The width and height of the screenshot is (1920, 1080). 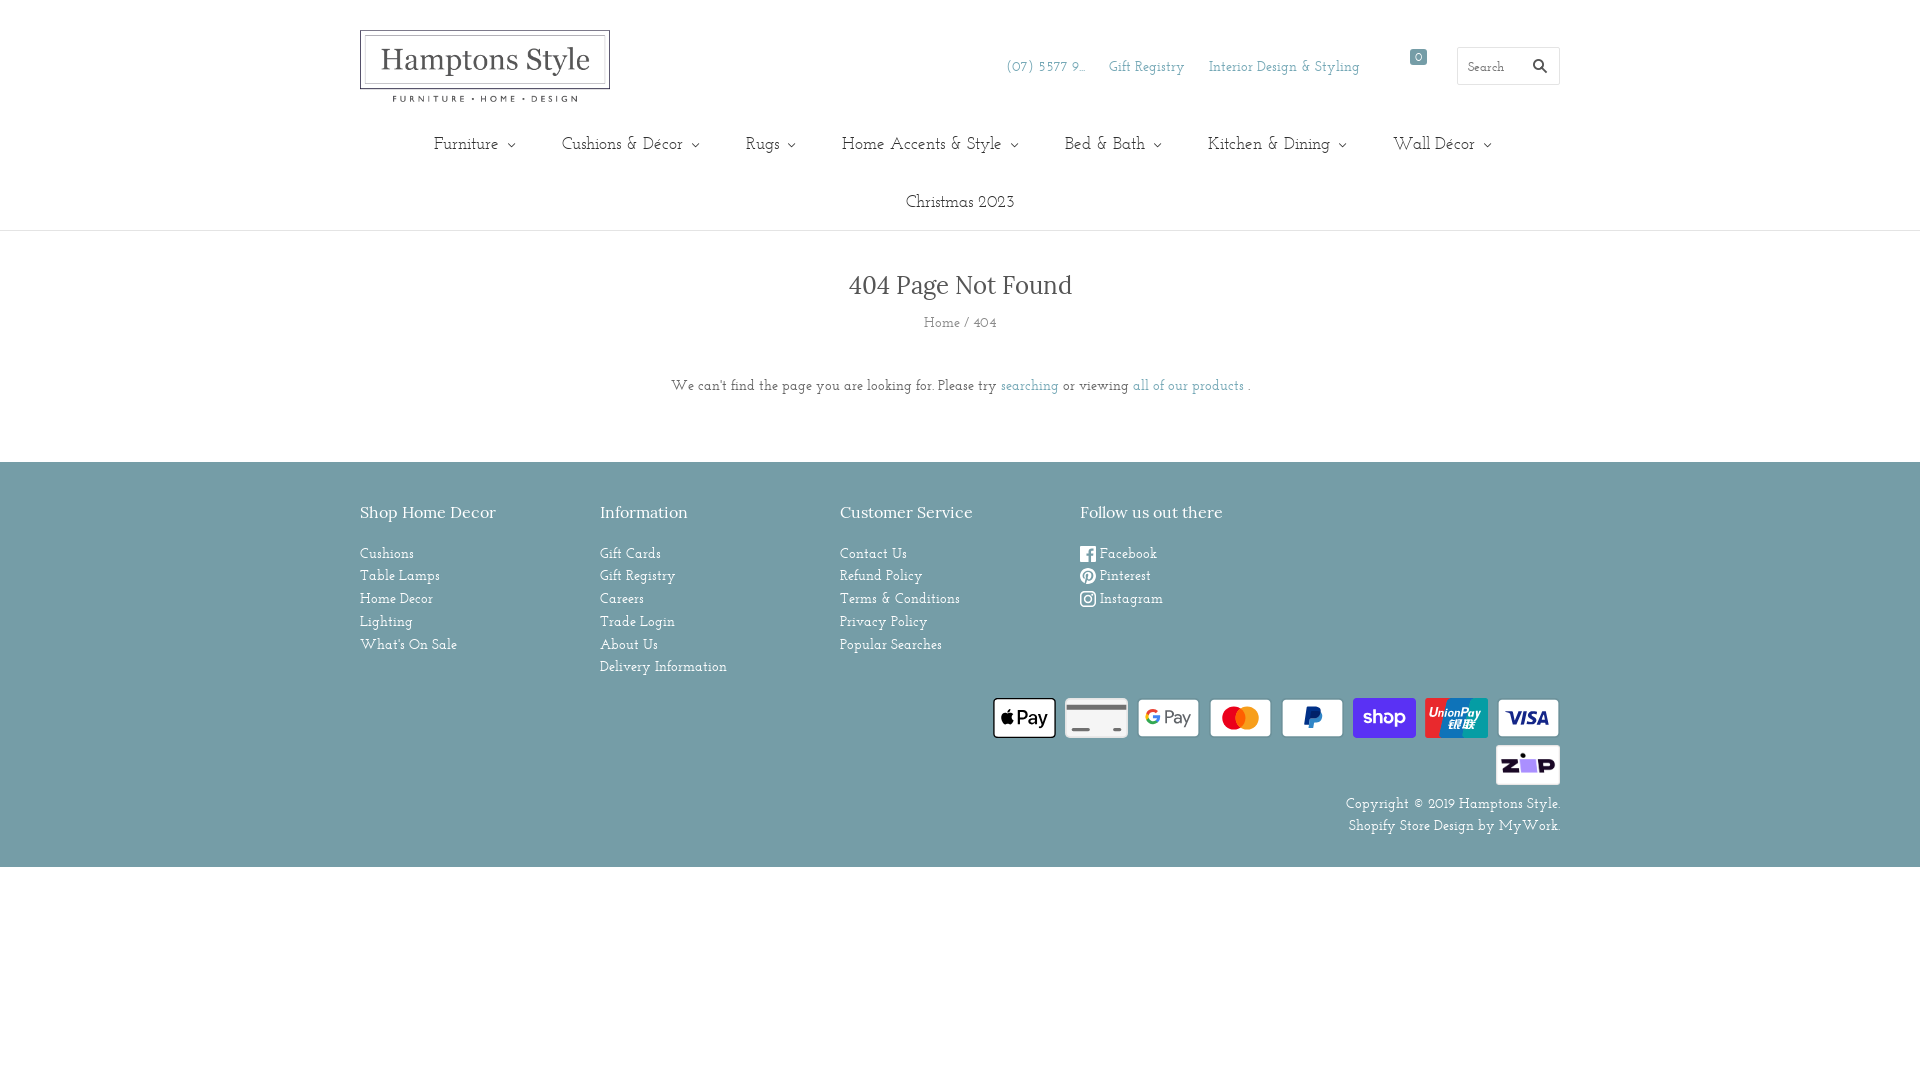 What do you see at coordinates (621, 596) in the screenshot?
I see `'Careers'` at bounding box center [621, 596].